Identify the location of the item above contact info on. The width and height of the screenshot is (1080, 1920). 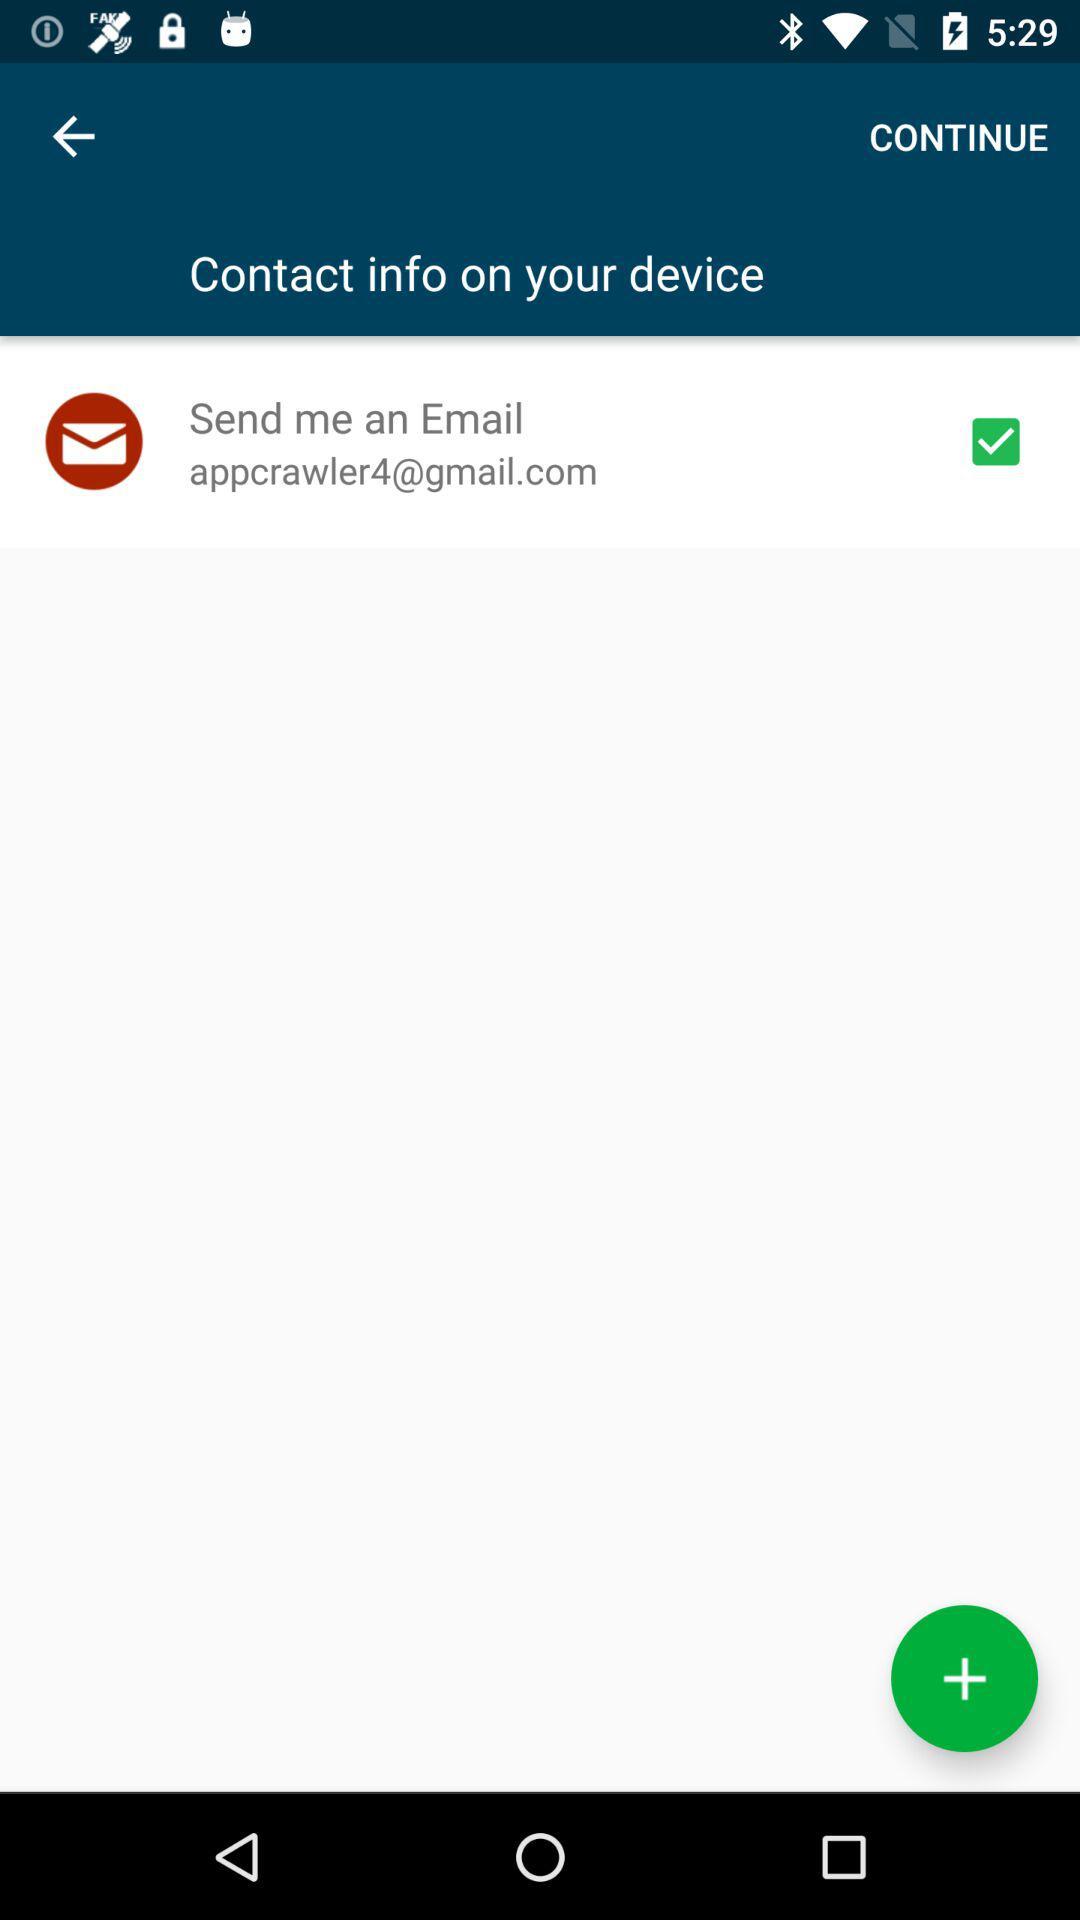
(957, 135).